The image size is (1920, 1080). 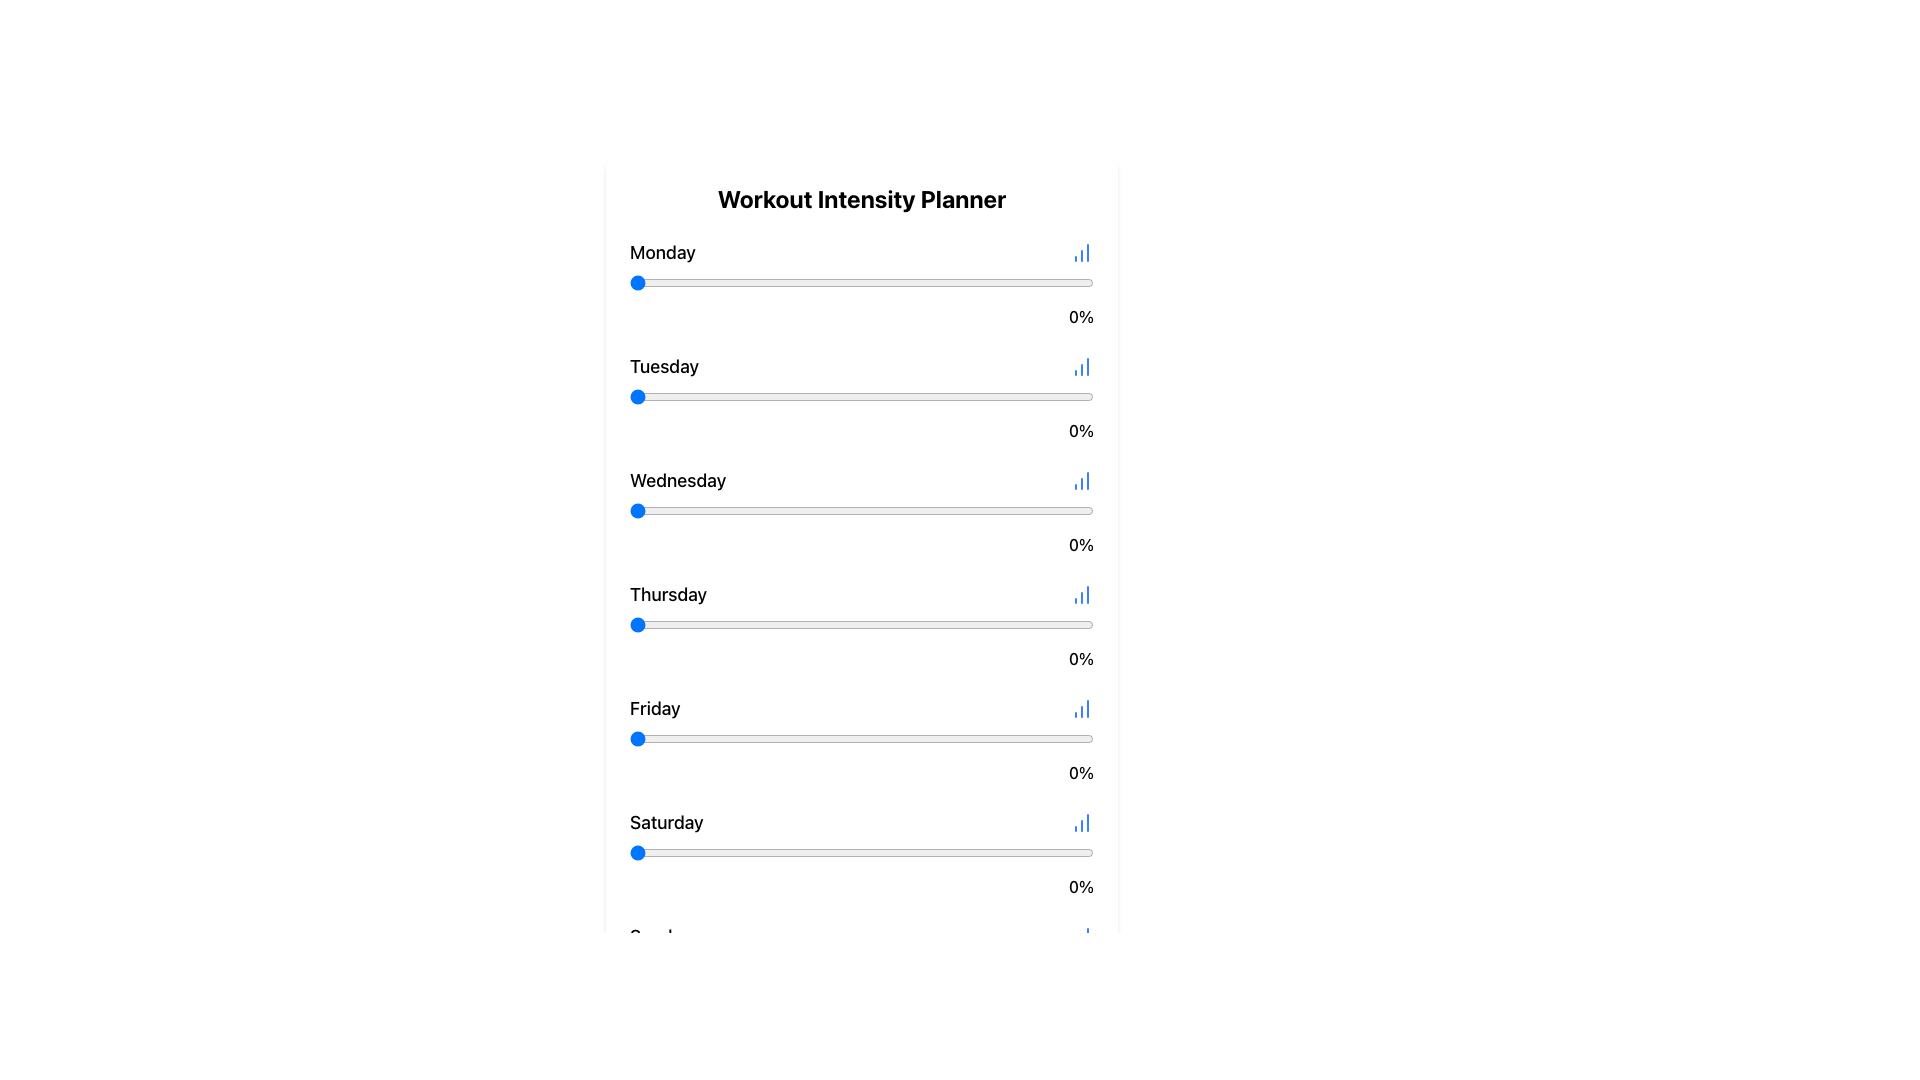 What do you see at coordinates (888, 397) in the screenshot?
I see `the intensity for Tuesday` at bounding box center [888, 397].